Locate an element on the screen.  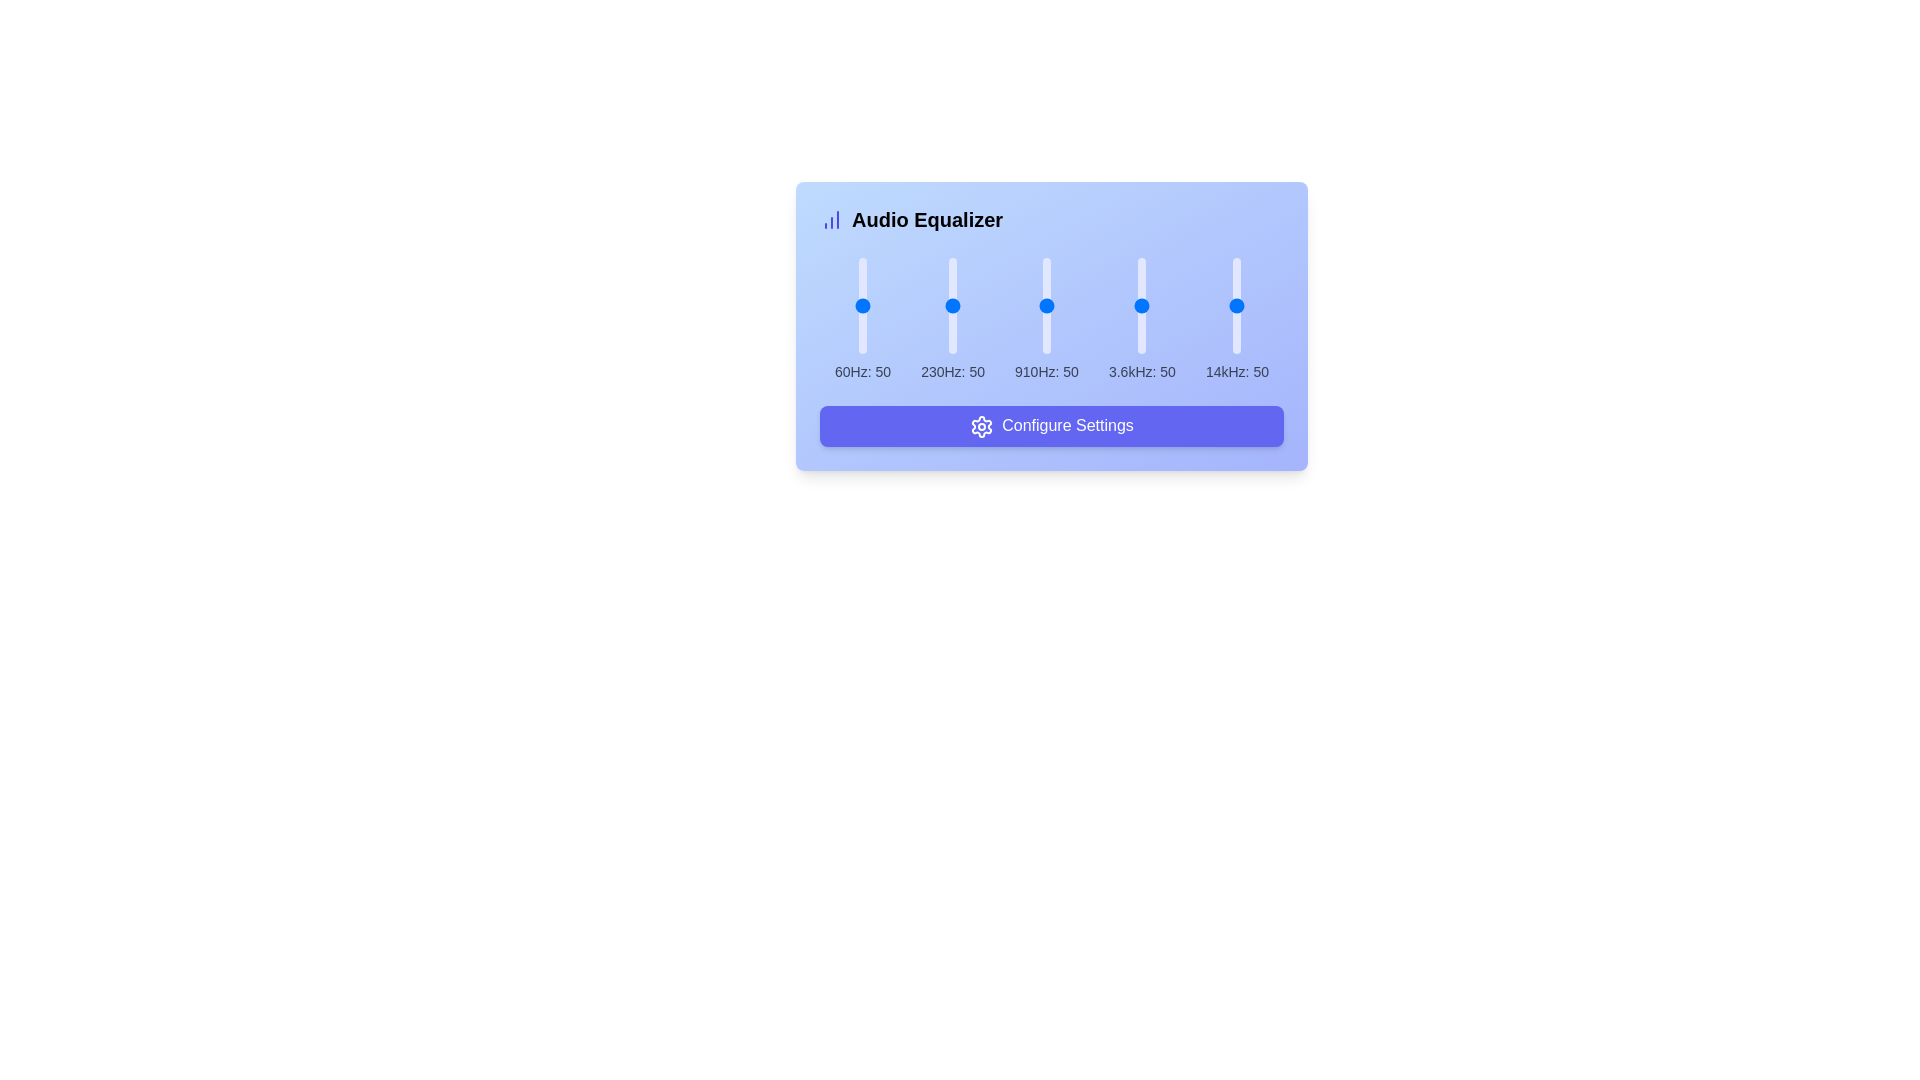
the 230Hz slider value is located at coordinates (952, 329).